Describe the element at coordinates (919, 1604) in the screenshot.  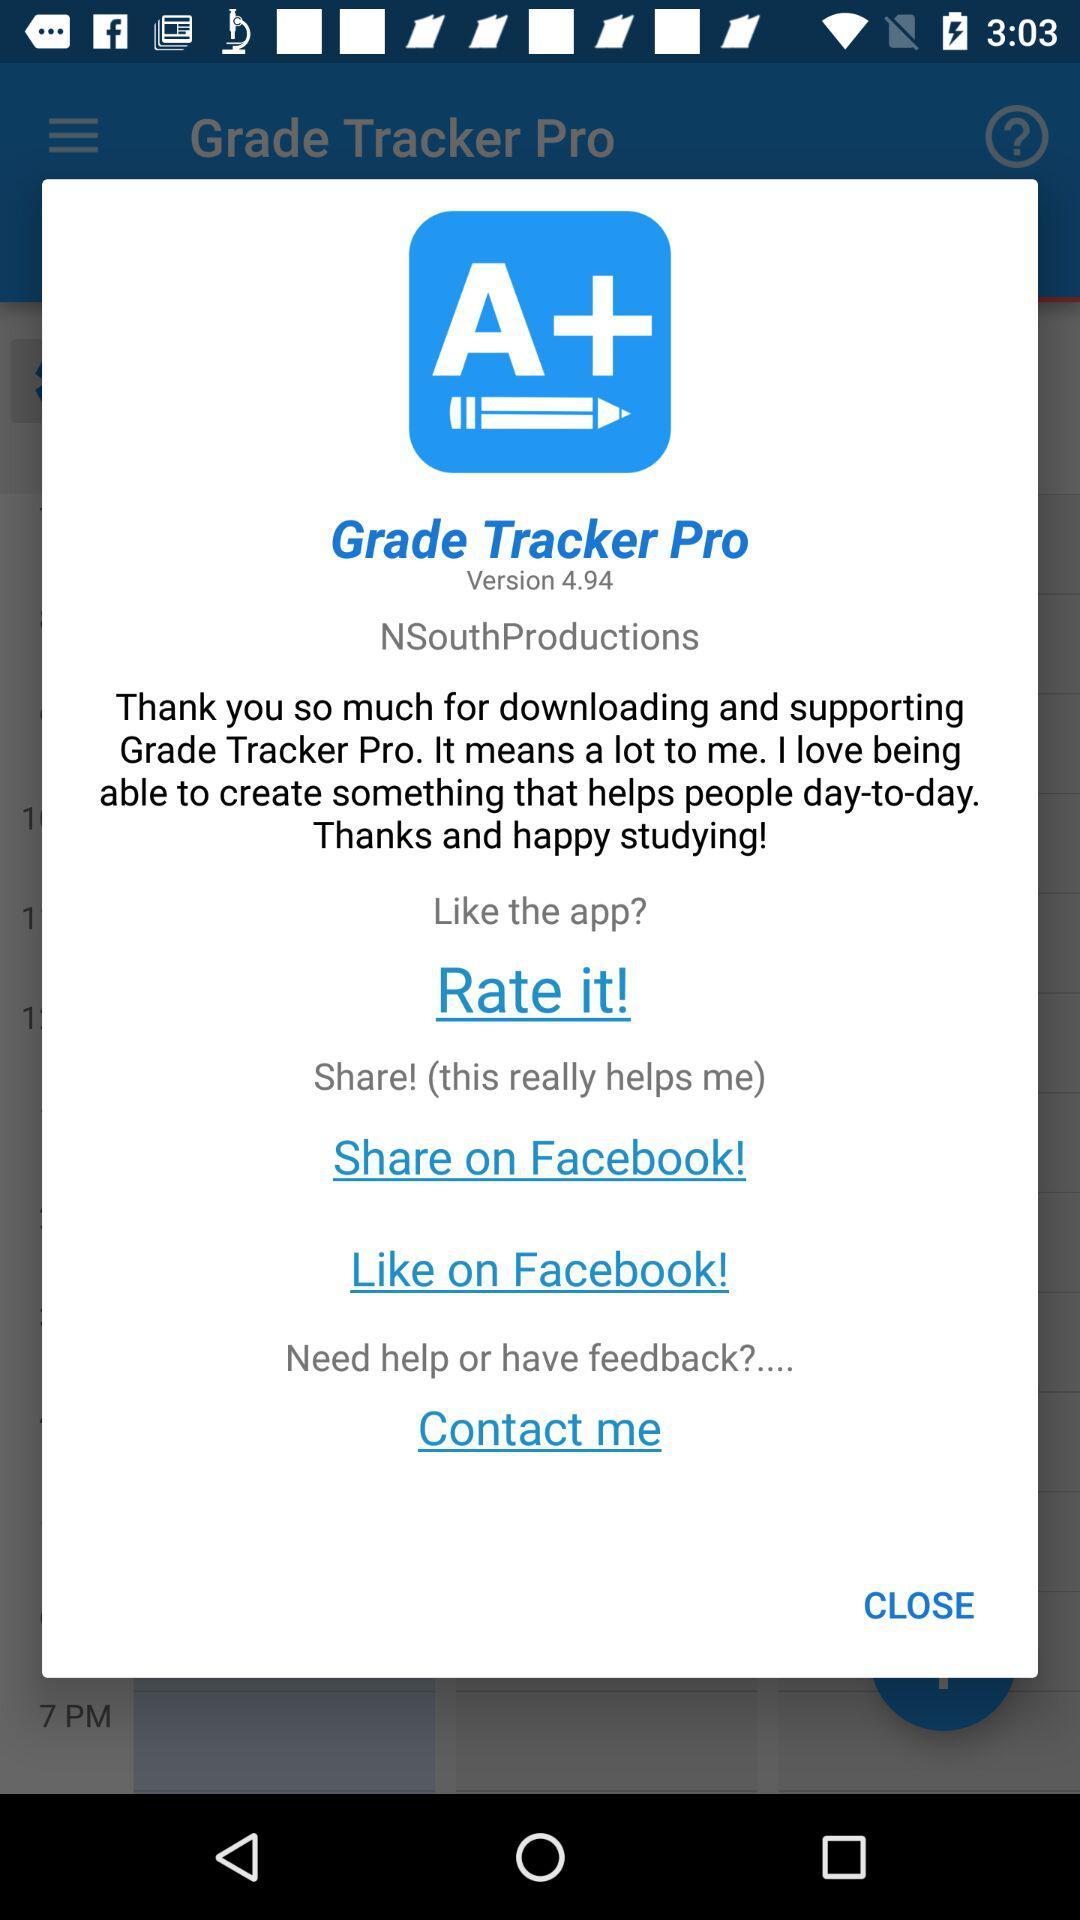
I see `close item` at that location.